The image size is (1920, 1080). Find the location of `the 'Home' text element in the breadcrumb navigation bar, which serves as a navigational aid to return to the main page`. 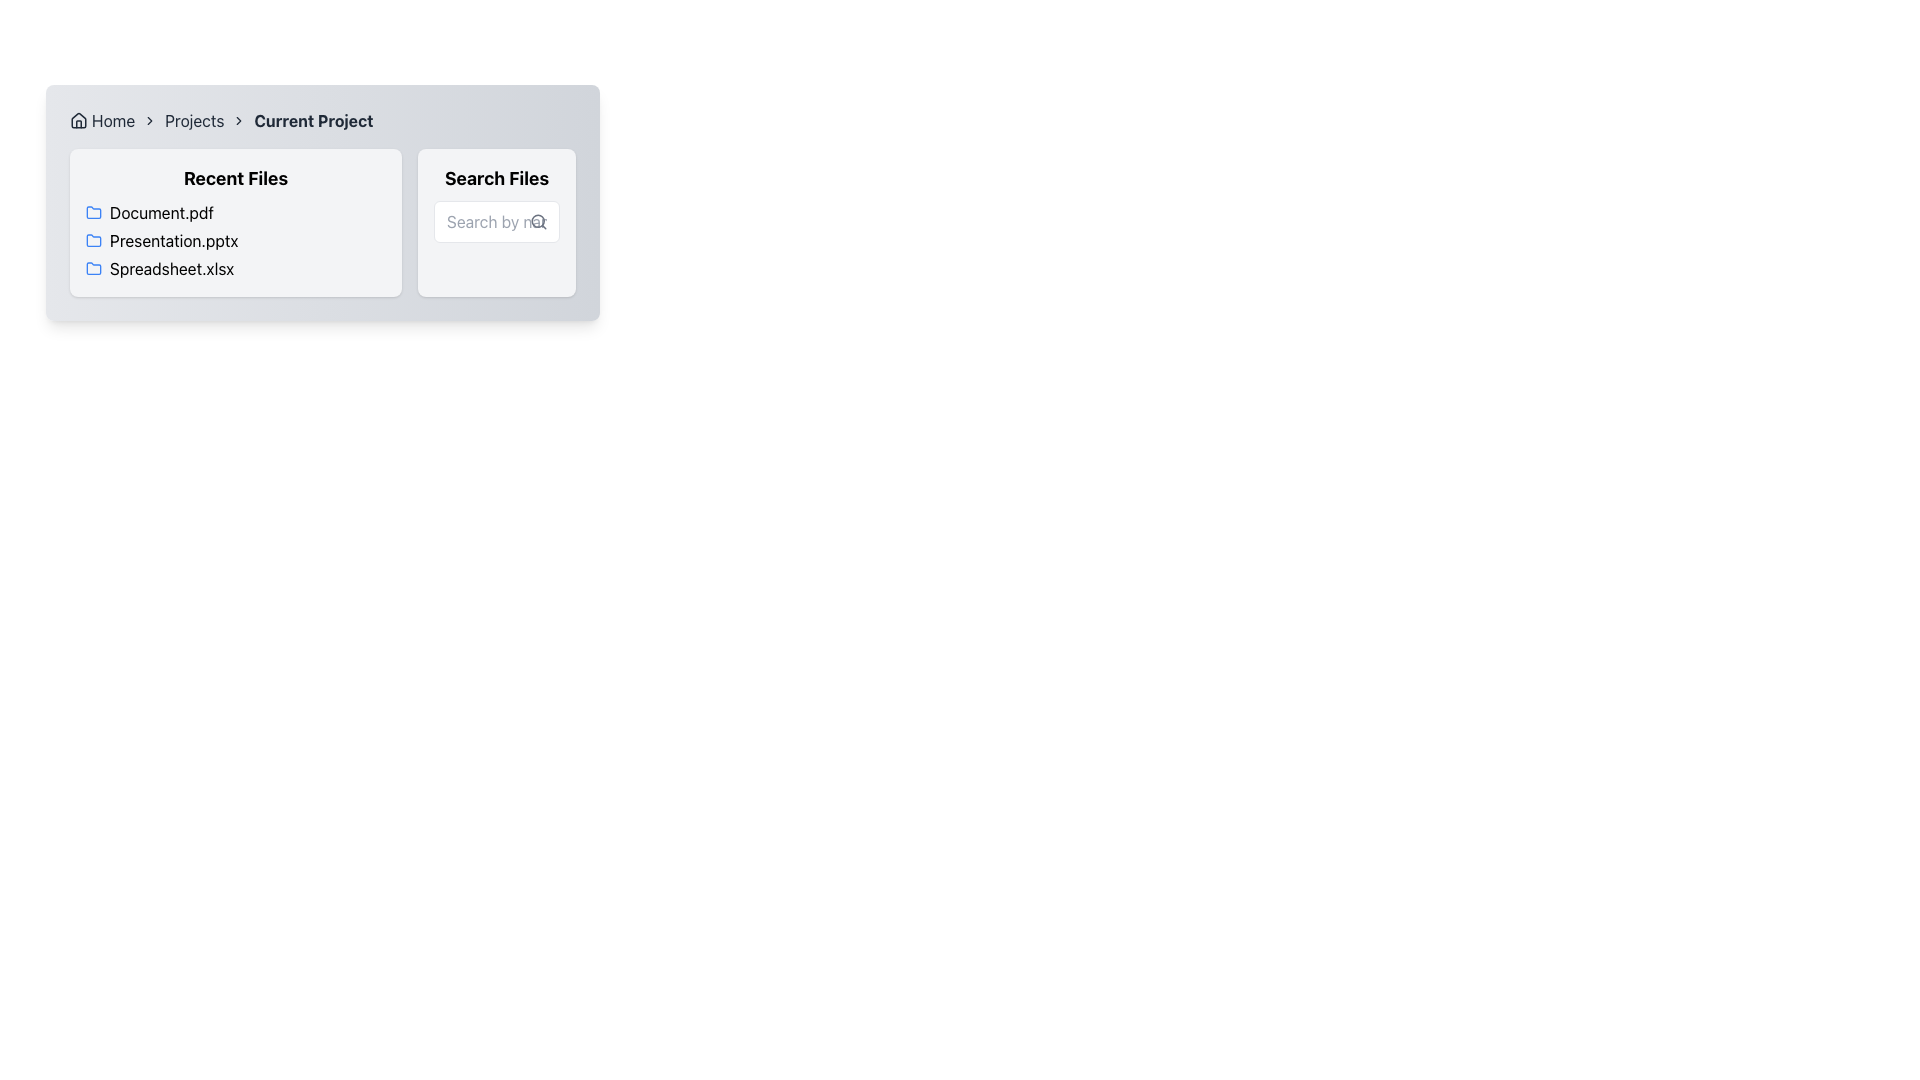

the 'Home' text element in the breadcrumb navigation bar, which serves as a navigational aid to return to the main page is located at coordinates (112, 120).